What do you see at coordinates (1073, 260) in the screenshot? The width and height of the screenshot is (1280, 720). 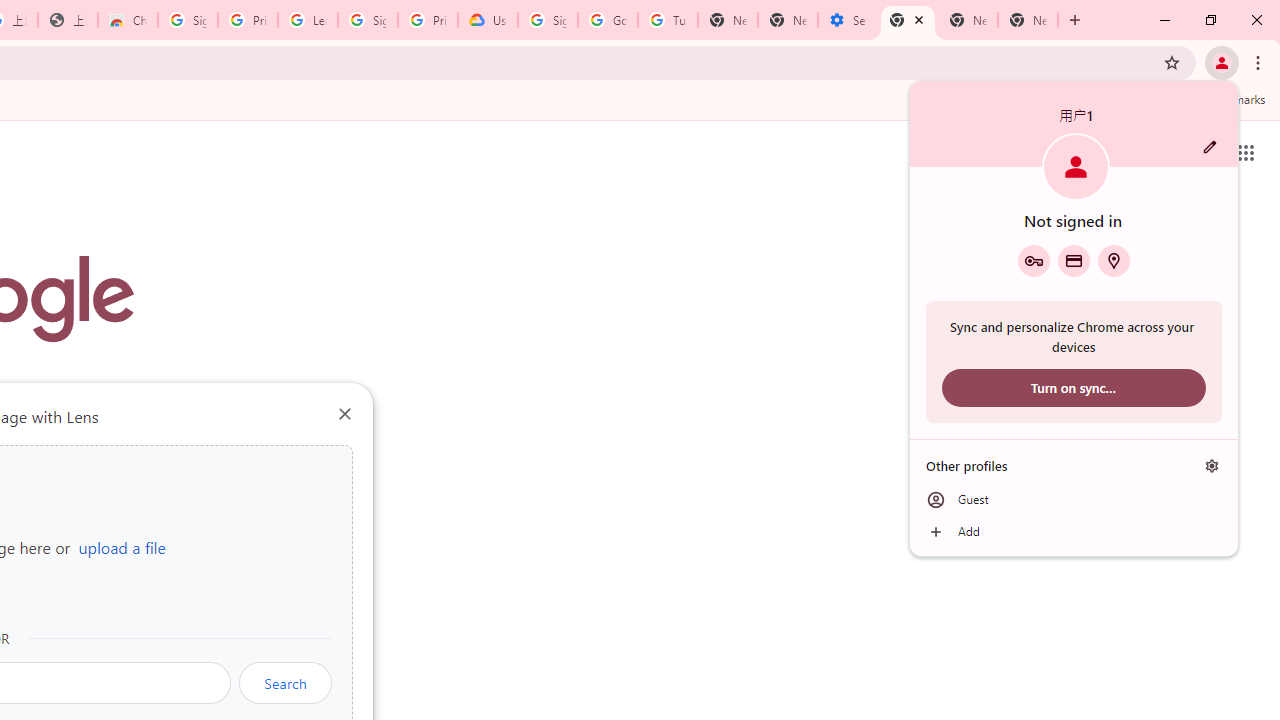 I see `'Payment methods'` at bounding box center [1073, 260].